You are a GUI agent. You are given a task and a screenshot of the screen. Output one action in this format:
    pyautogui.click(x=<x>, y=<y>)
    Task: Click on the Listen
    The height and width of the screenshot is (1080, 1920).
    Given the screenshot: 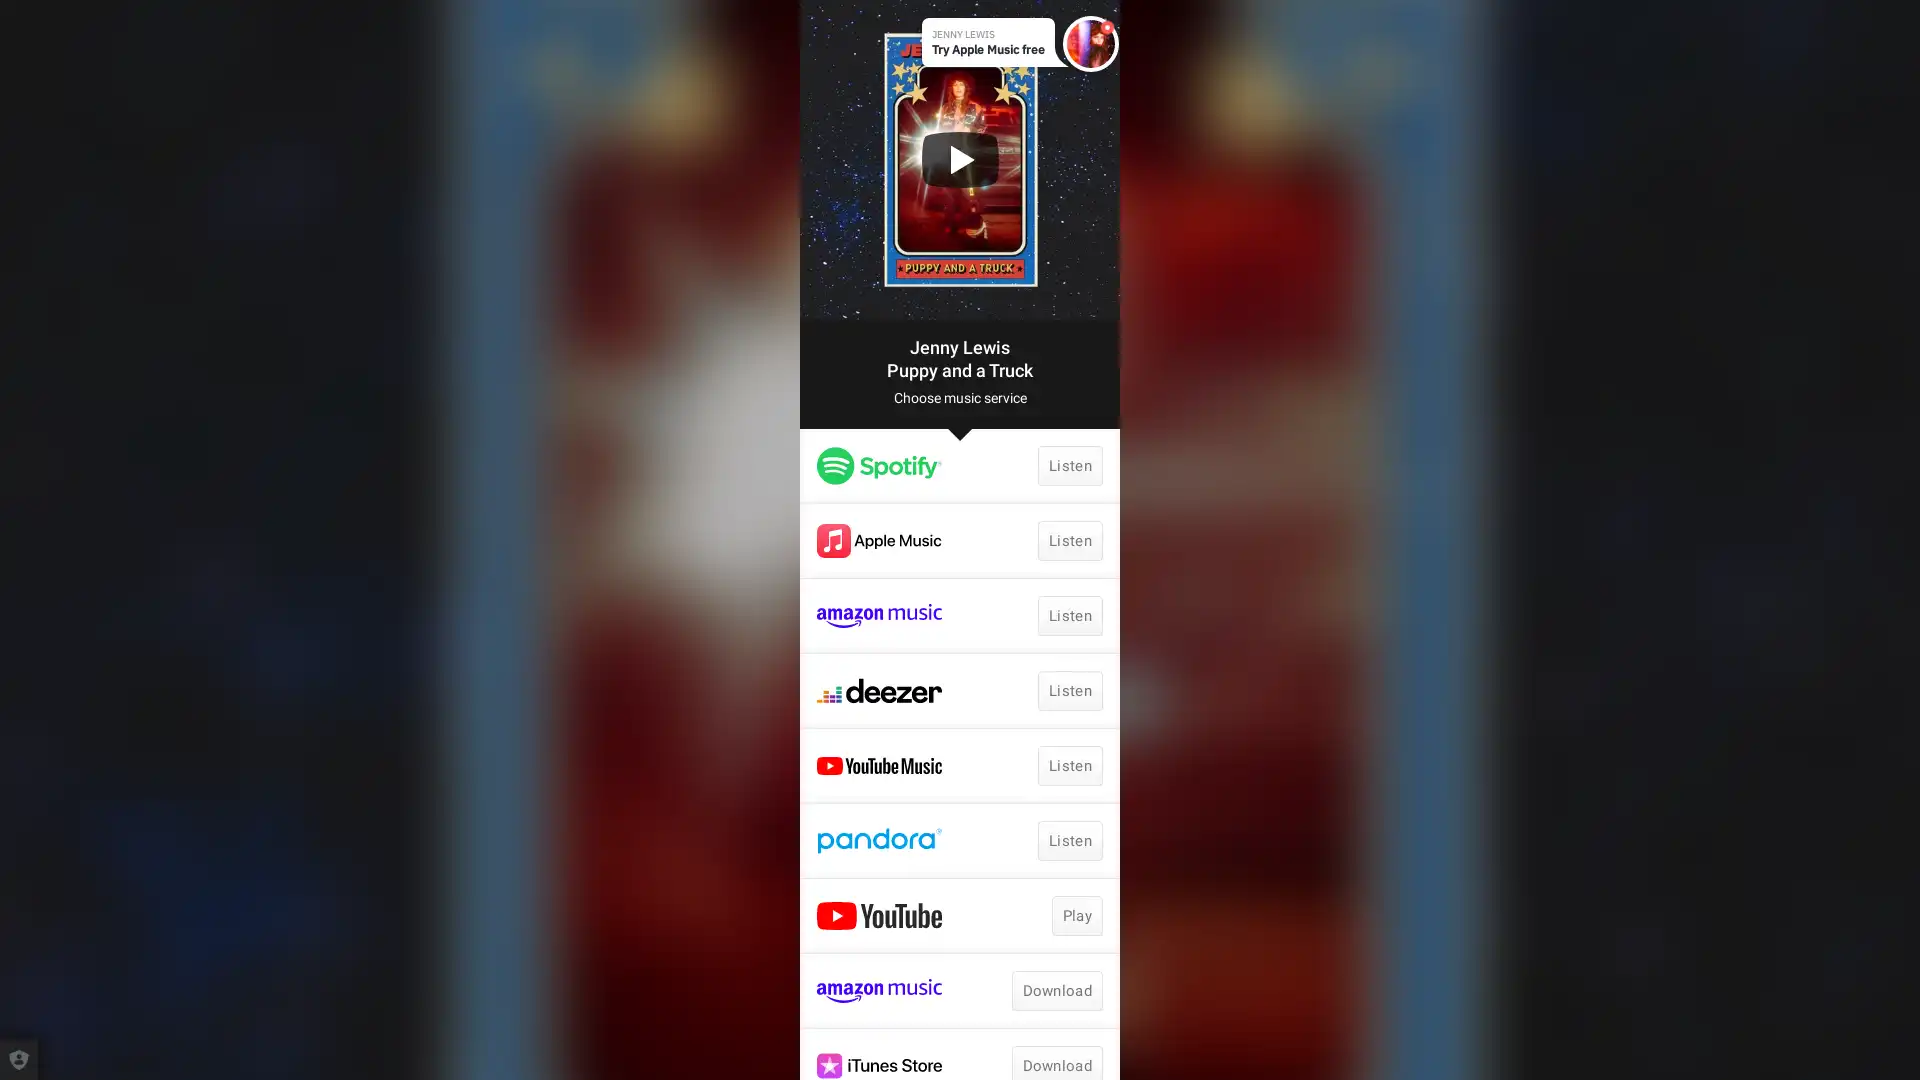 What is the action you would take?
    pyautogui.click(x=1069, y=466)
    